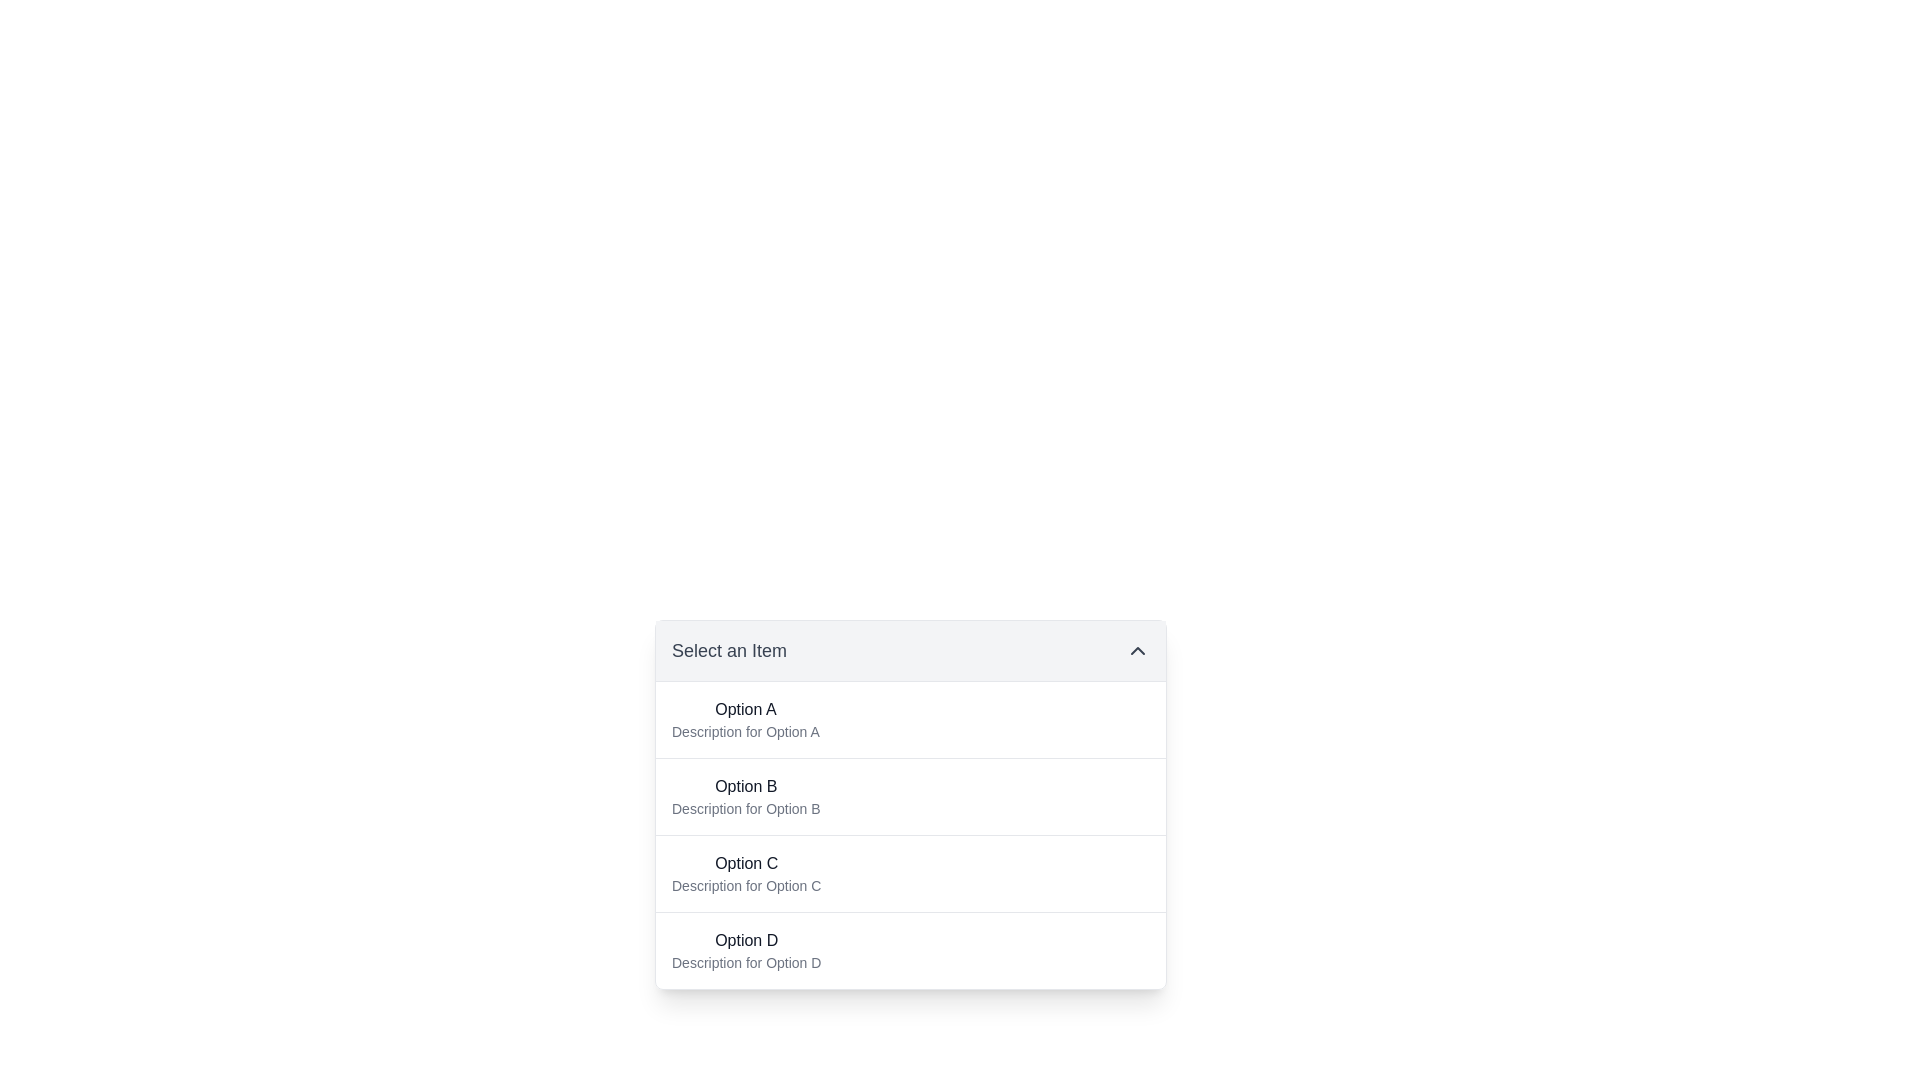 The width and height of the screenshot is (1920, 1080). What do you see at coordinates (745, 950) in the screenshot?
I see `the list item titled 'Option D' in the dropdown menu 'Select an Item'` at bounding box center [745, 950].